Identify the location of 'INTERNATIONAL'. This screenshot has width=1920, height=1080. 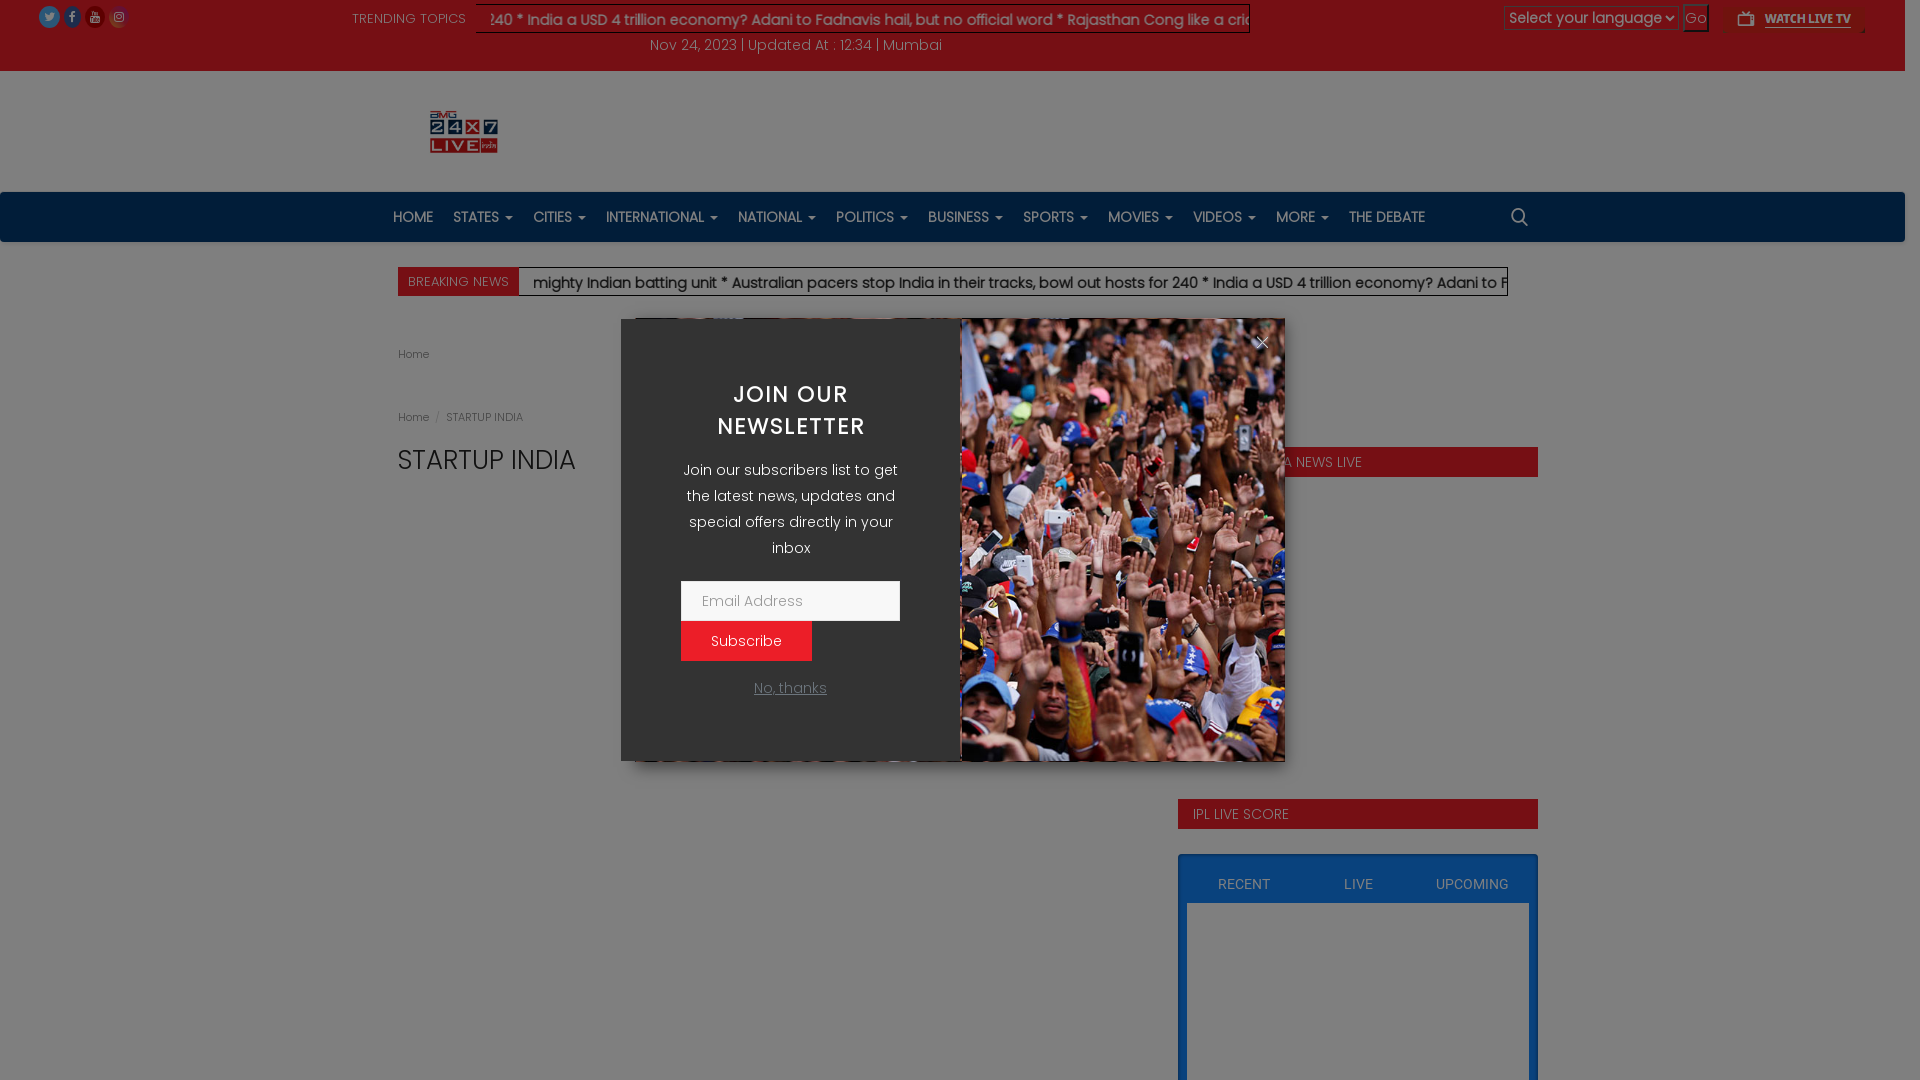
(662, 216).